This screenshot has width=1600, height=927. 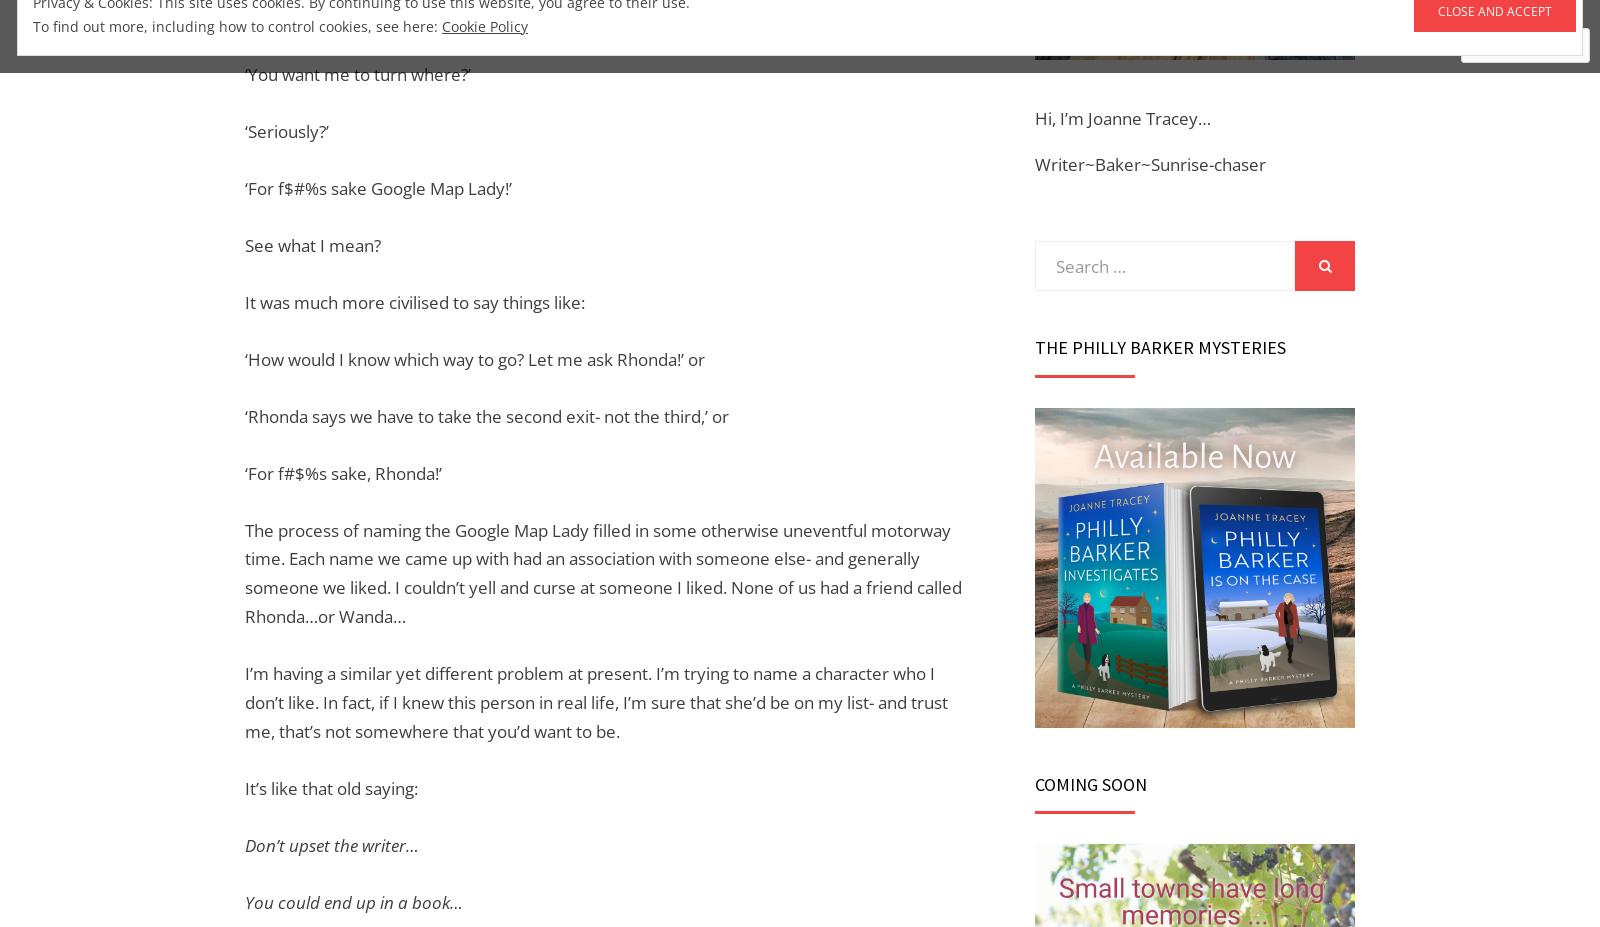 I want to click on 'See what I mean?', so click(x=244, y=245).